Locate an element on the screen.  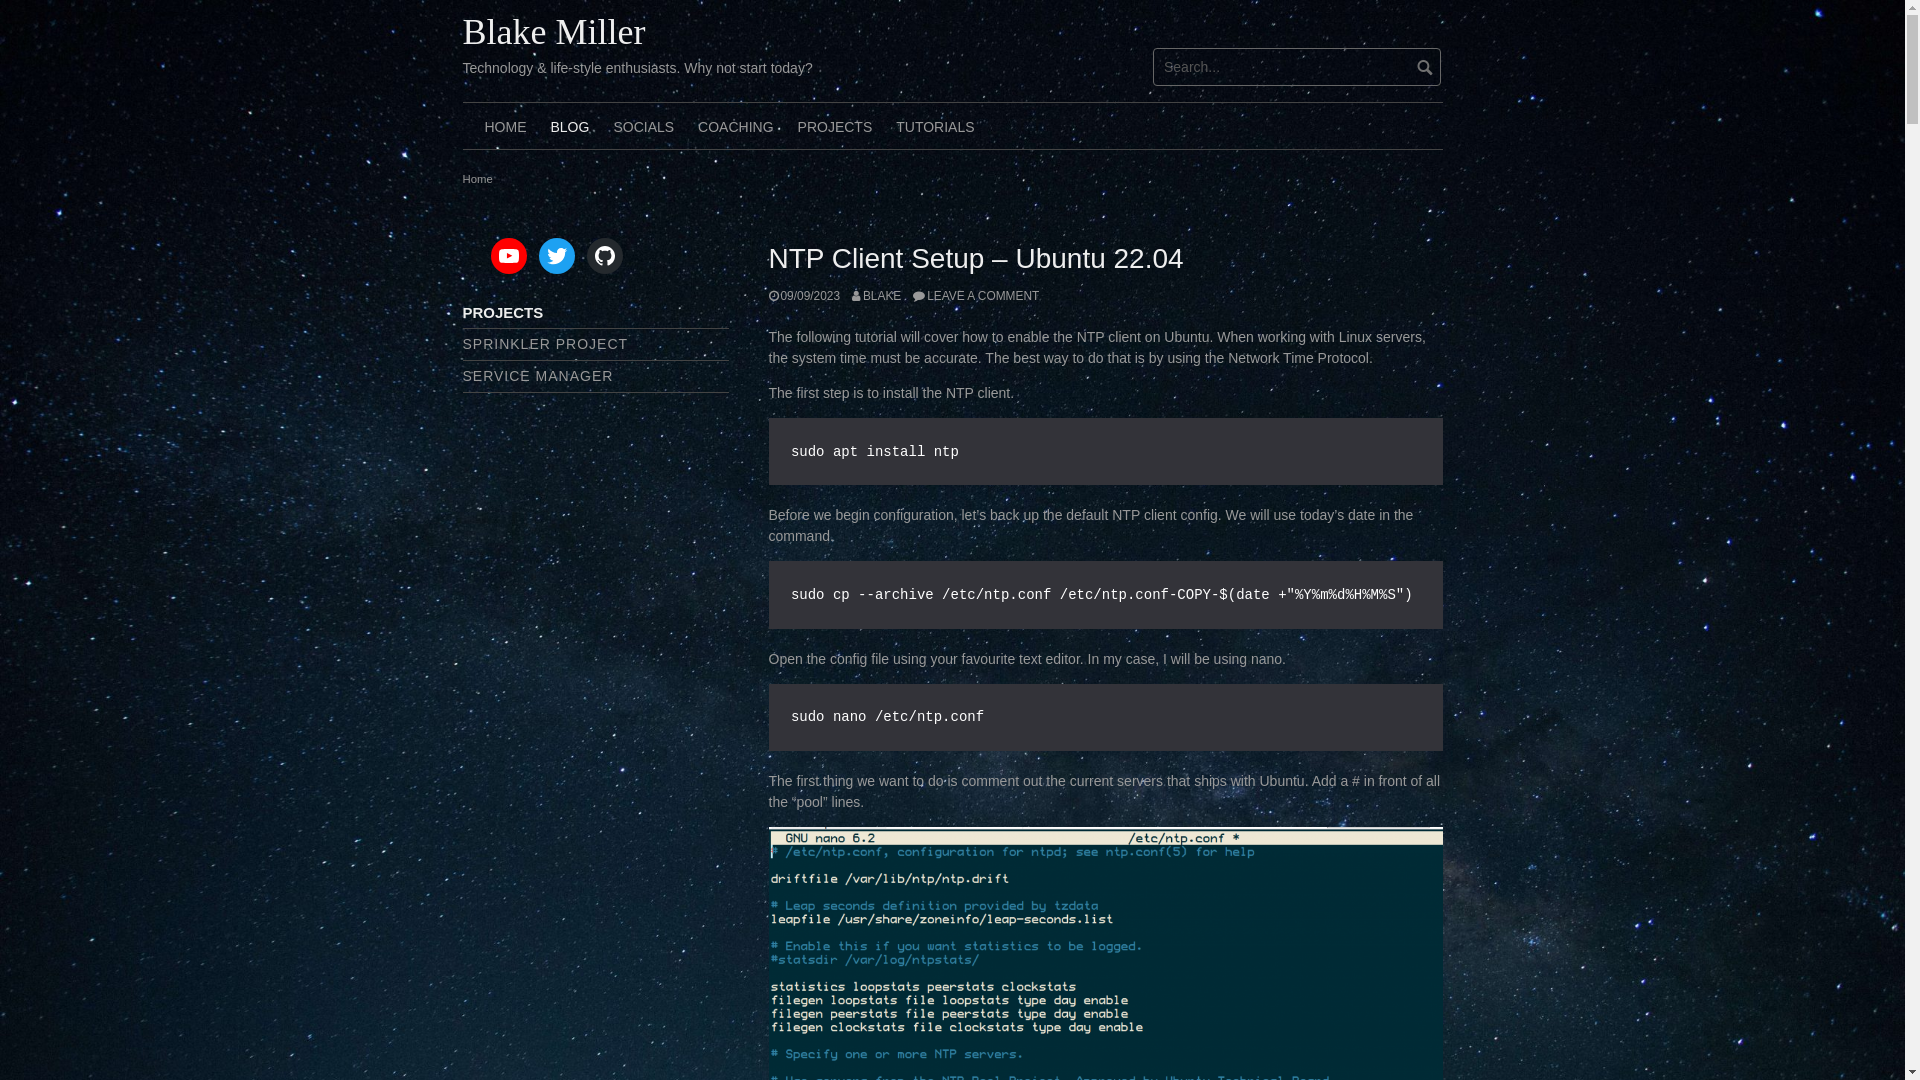
'SPRINKLER PROJECT' is located at coordinates (545, 342).